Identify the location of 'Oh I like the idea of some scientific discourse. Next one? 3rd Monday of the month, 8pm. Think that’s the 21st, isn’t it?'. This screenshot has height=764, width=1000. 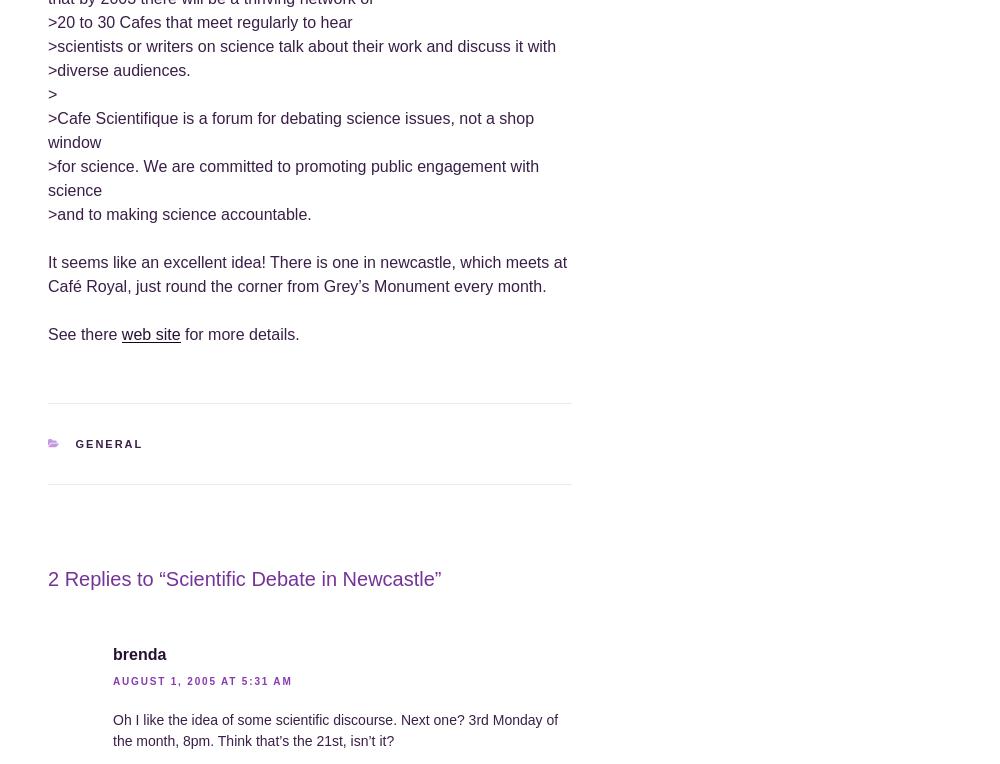
(334, 729).